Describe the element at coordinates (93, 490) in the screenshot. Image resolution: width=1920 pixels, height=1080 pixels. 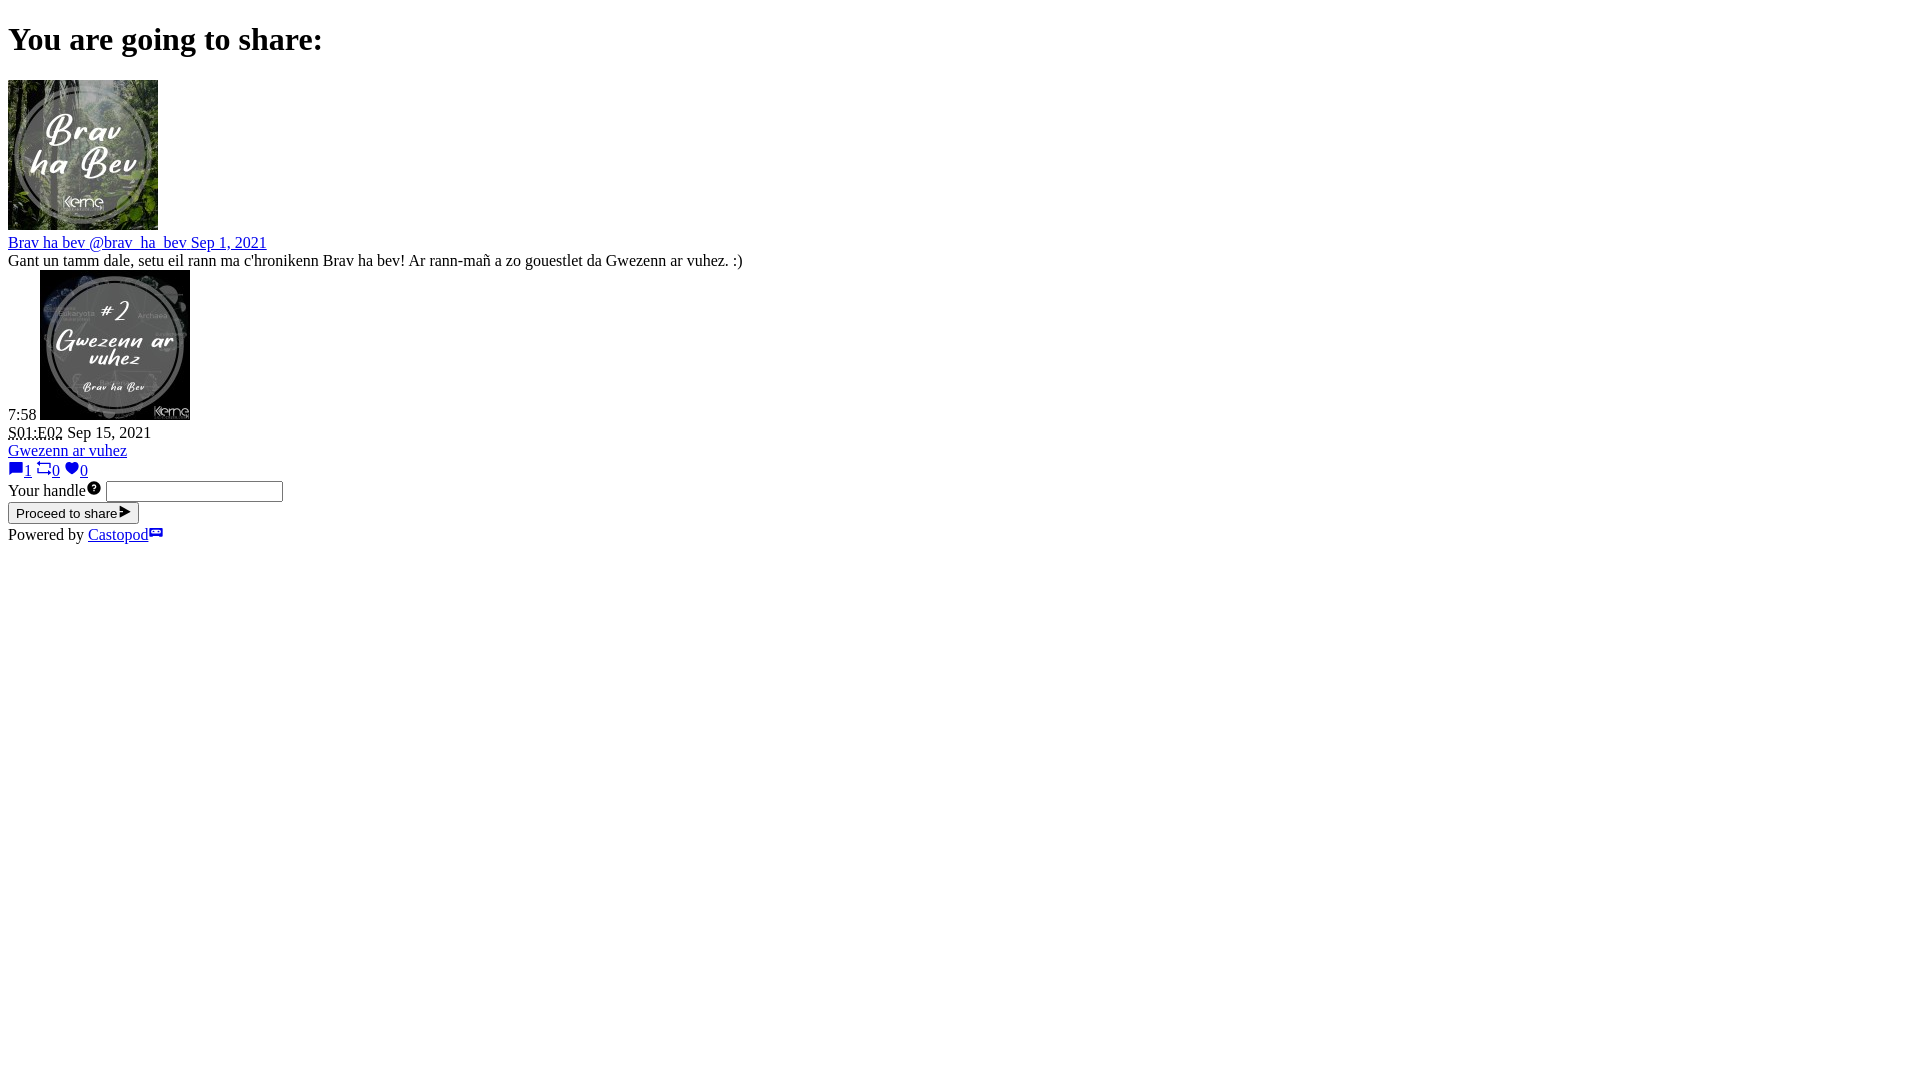
I see `'Enter the @username@domain you want to act from.'` at that location.